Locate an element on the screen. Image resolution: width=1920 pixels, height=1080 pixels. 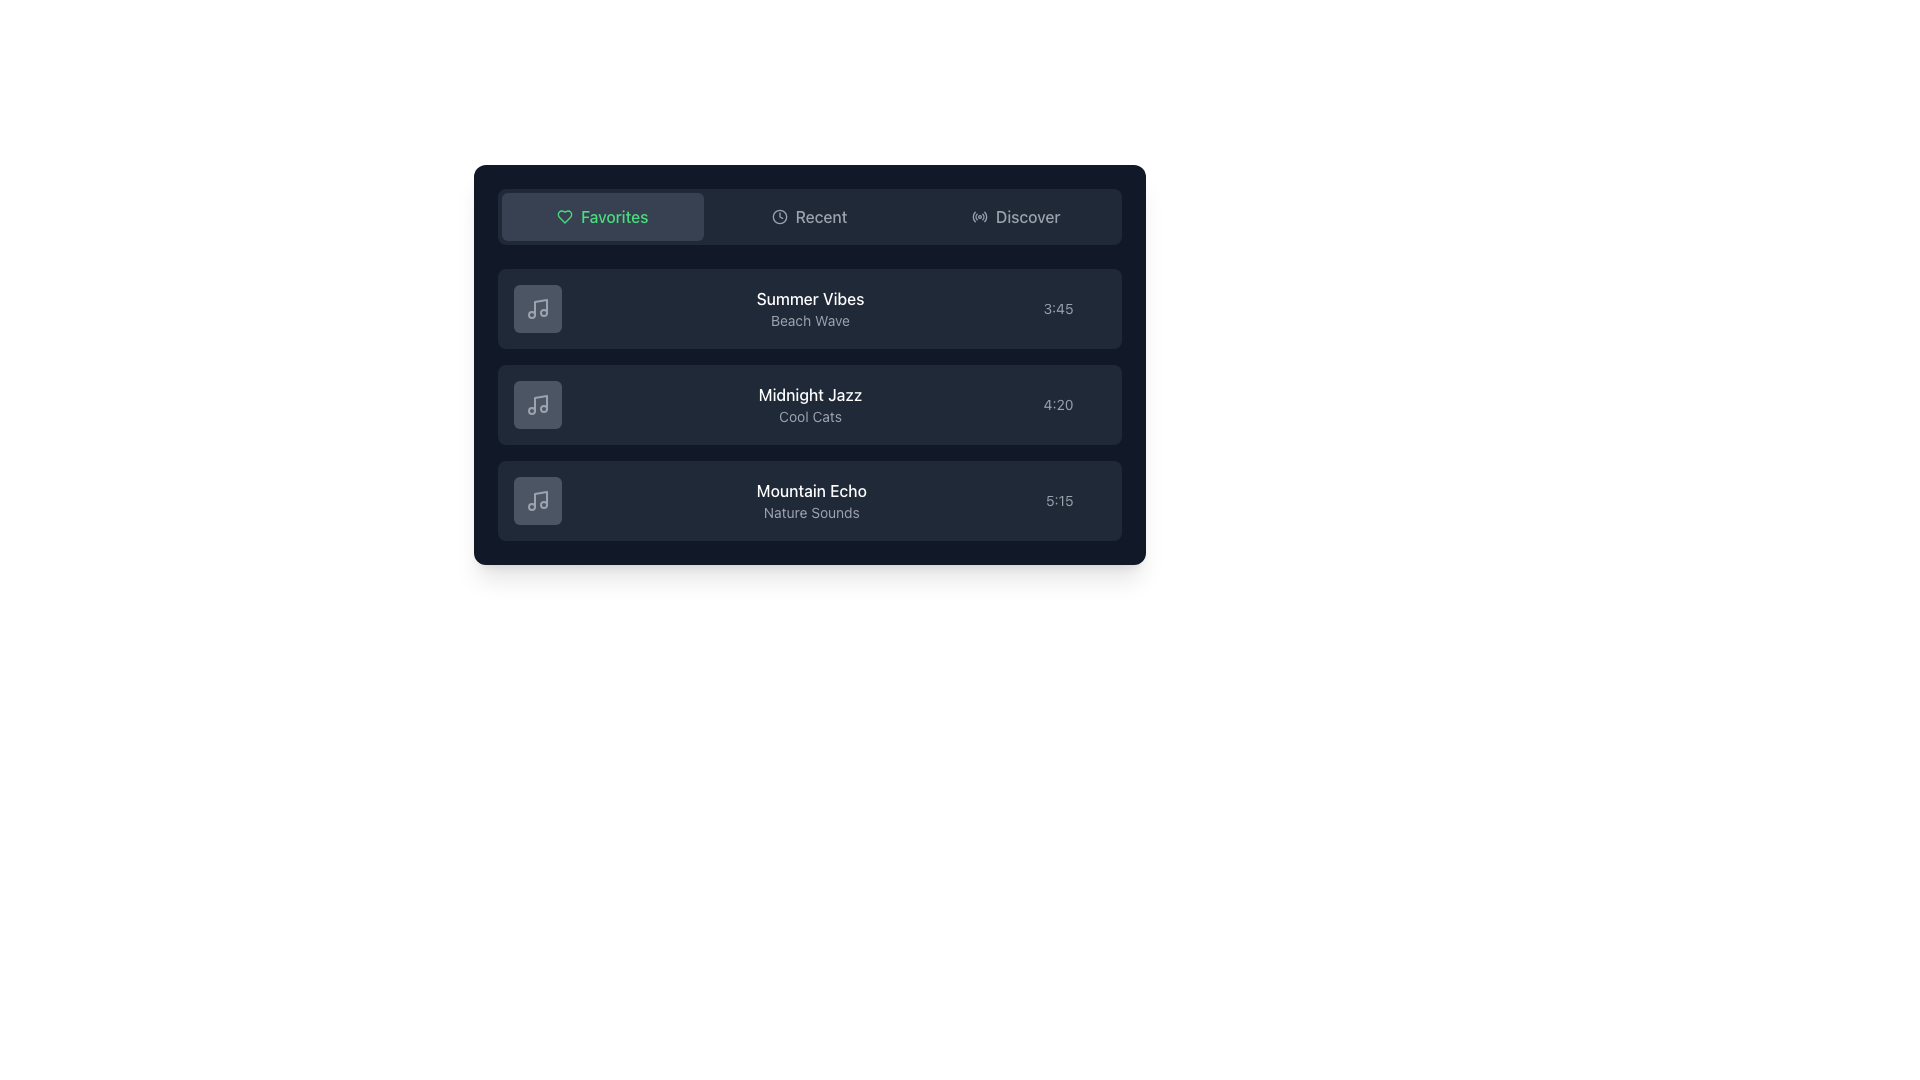
the music icon represented as a musical note symbol, which is styled with a thin outline and gray color, located in the second row to the left of the text 'Midnight Jazz' is located at coordinates (537, 405).